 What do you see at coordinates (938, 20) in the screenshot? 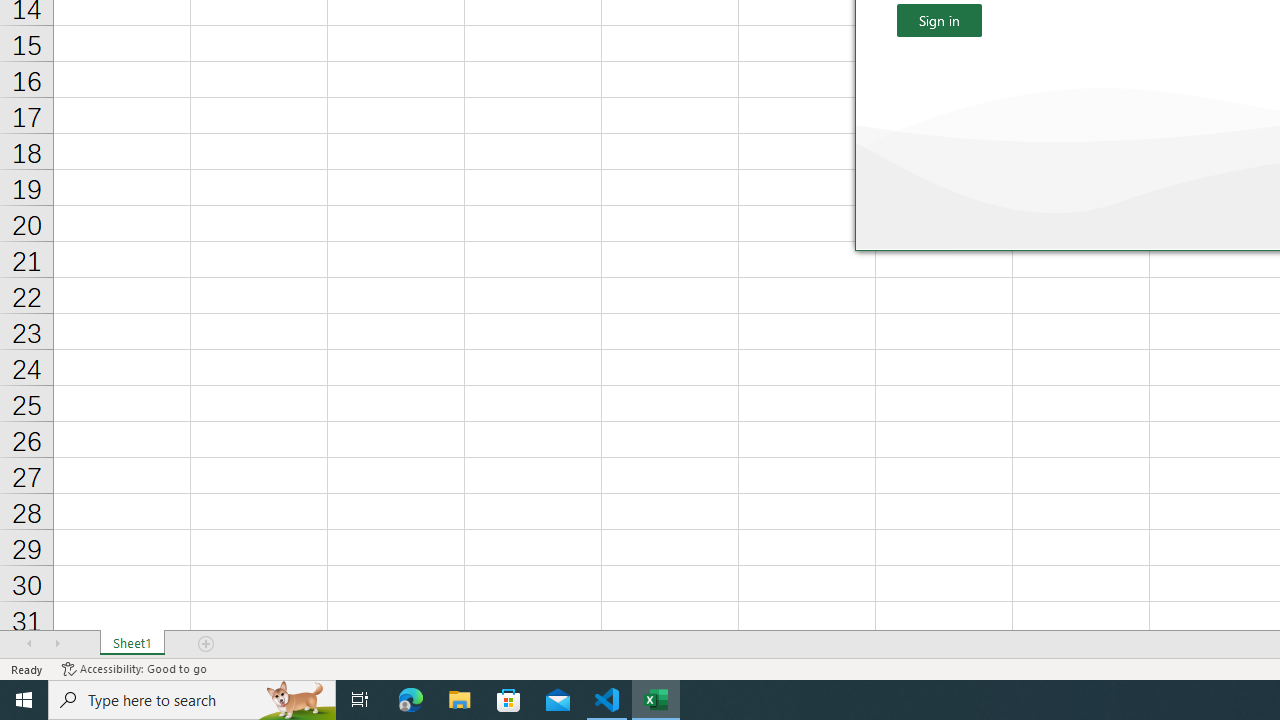
I see `'Sign in'` at bounding box center [938, 20].